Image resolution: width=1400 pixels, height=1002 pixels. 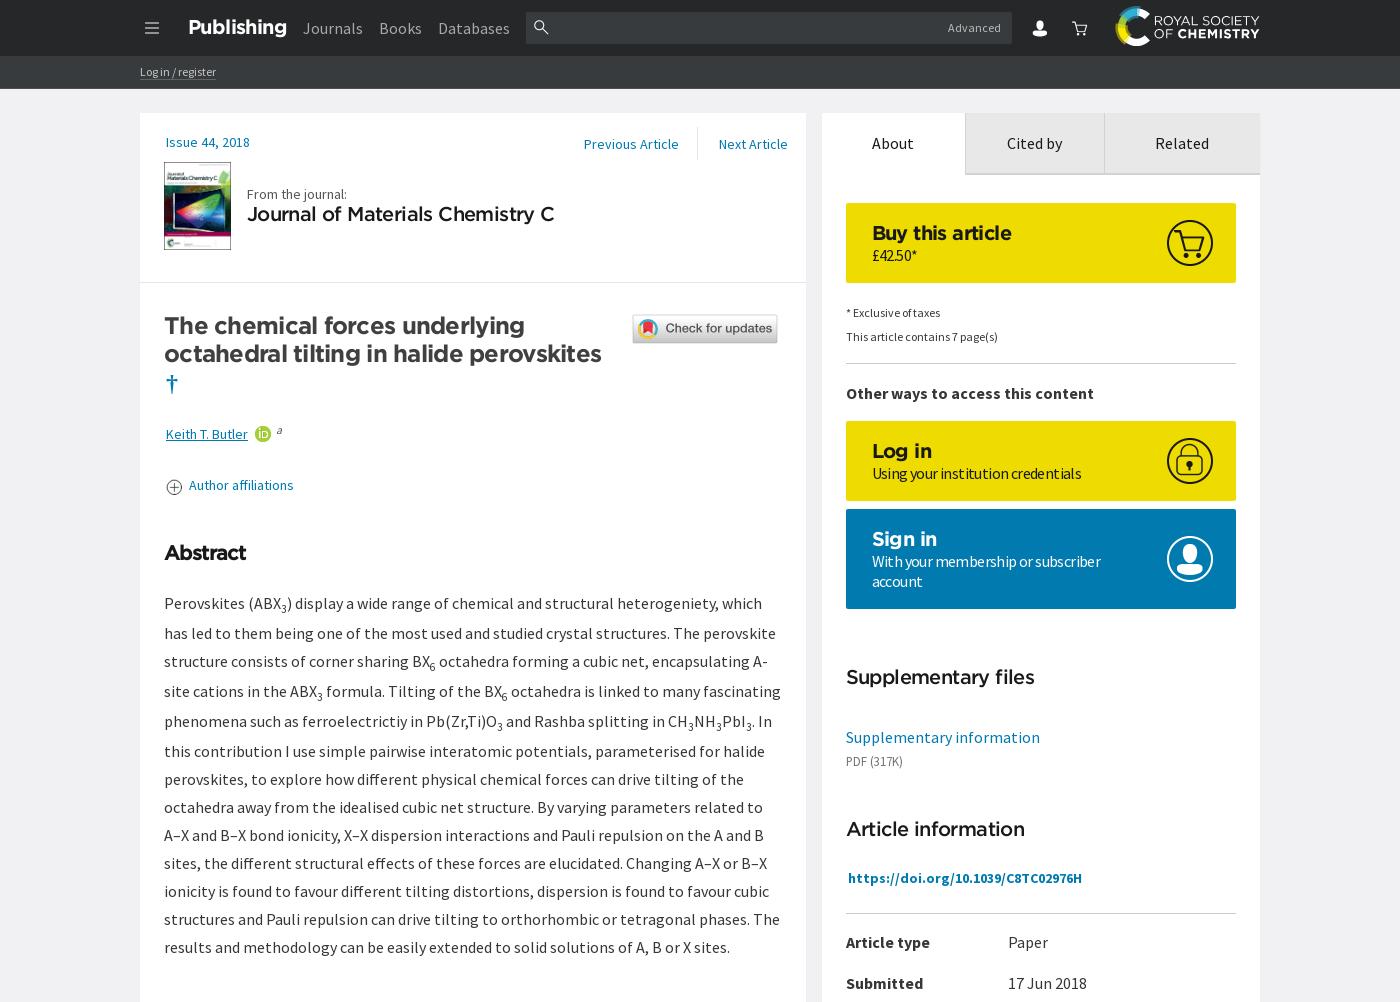 What do you see at coordinates (295, 193) in the screenshot?
I see `'From the journal:'` at bounding box center [295, 193].